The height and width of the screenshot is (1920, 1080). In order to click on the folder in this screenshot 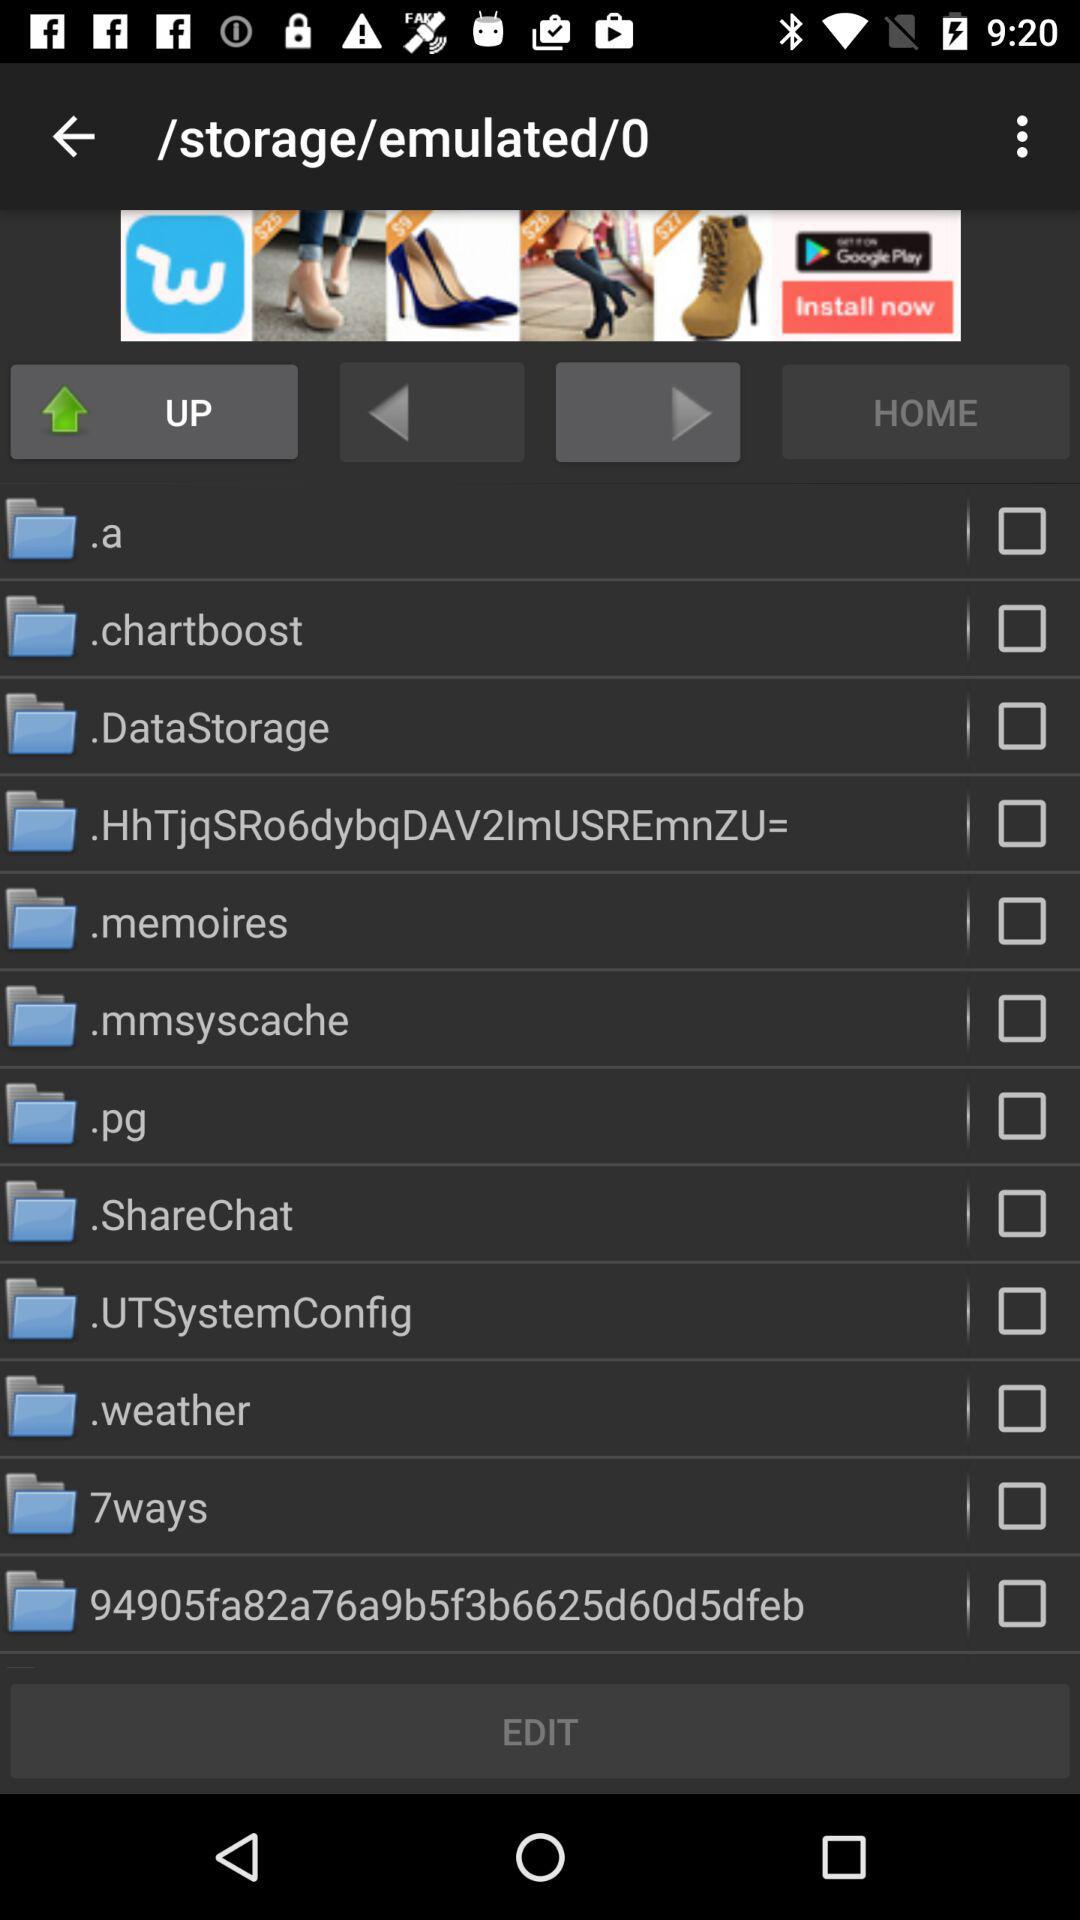, I will do `click(1024, 1407)`.